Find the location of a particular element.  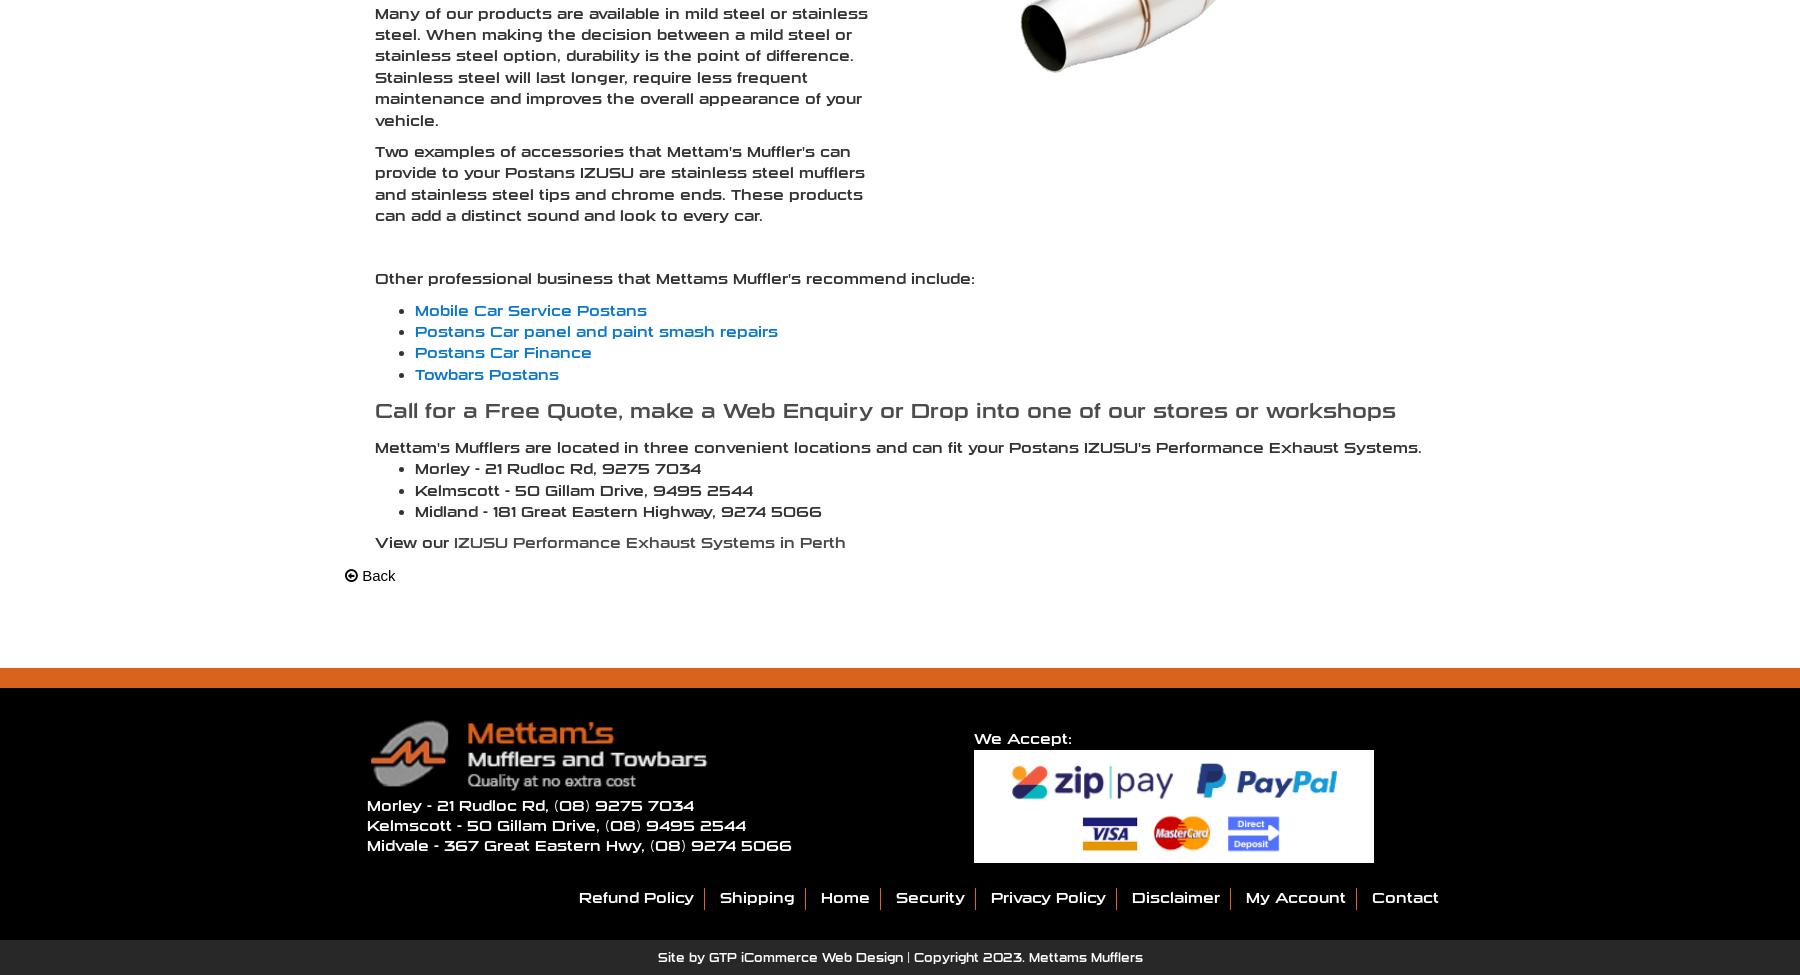

'Midland - 181 Great Eastern Highway, 9274 5066' is located at coordinates (618, 510).